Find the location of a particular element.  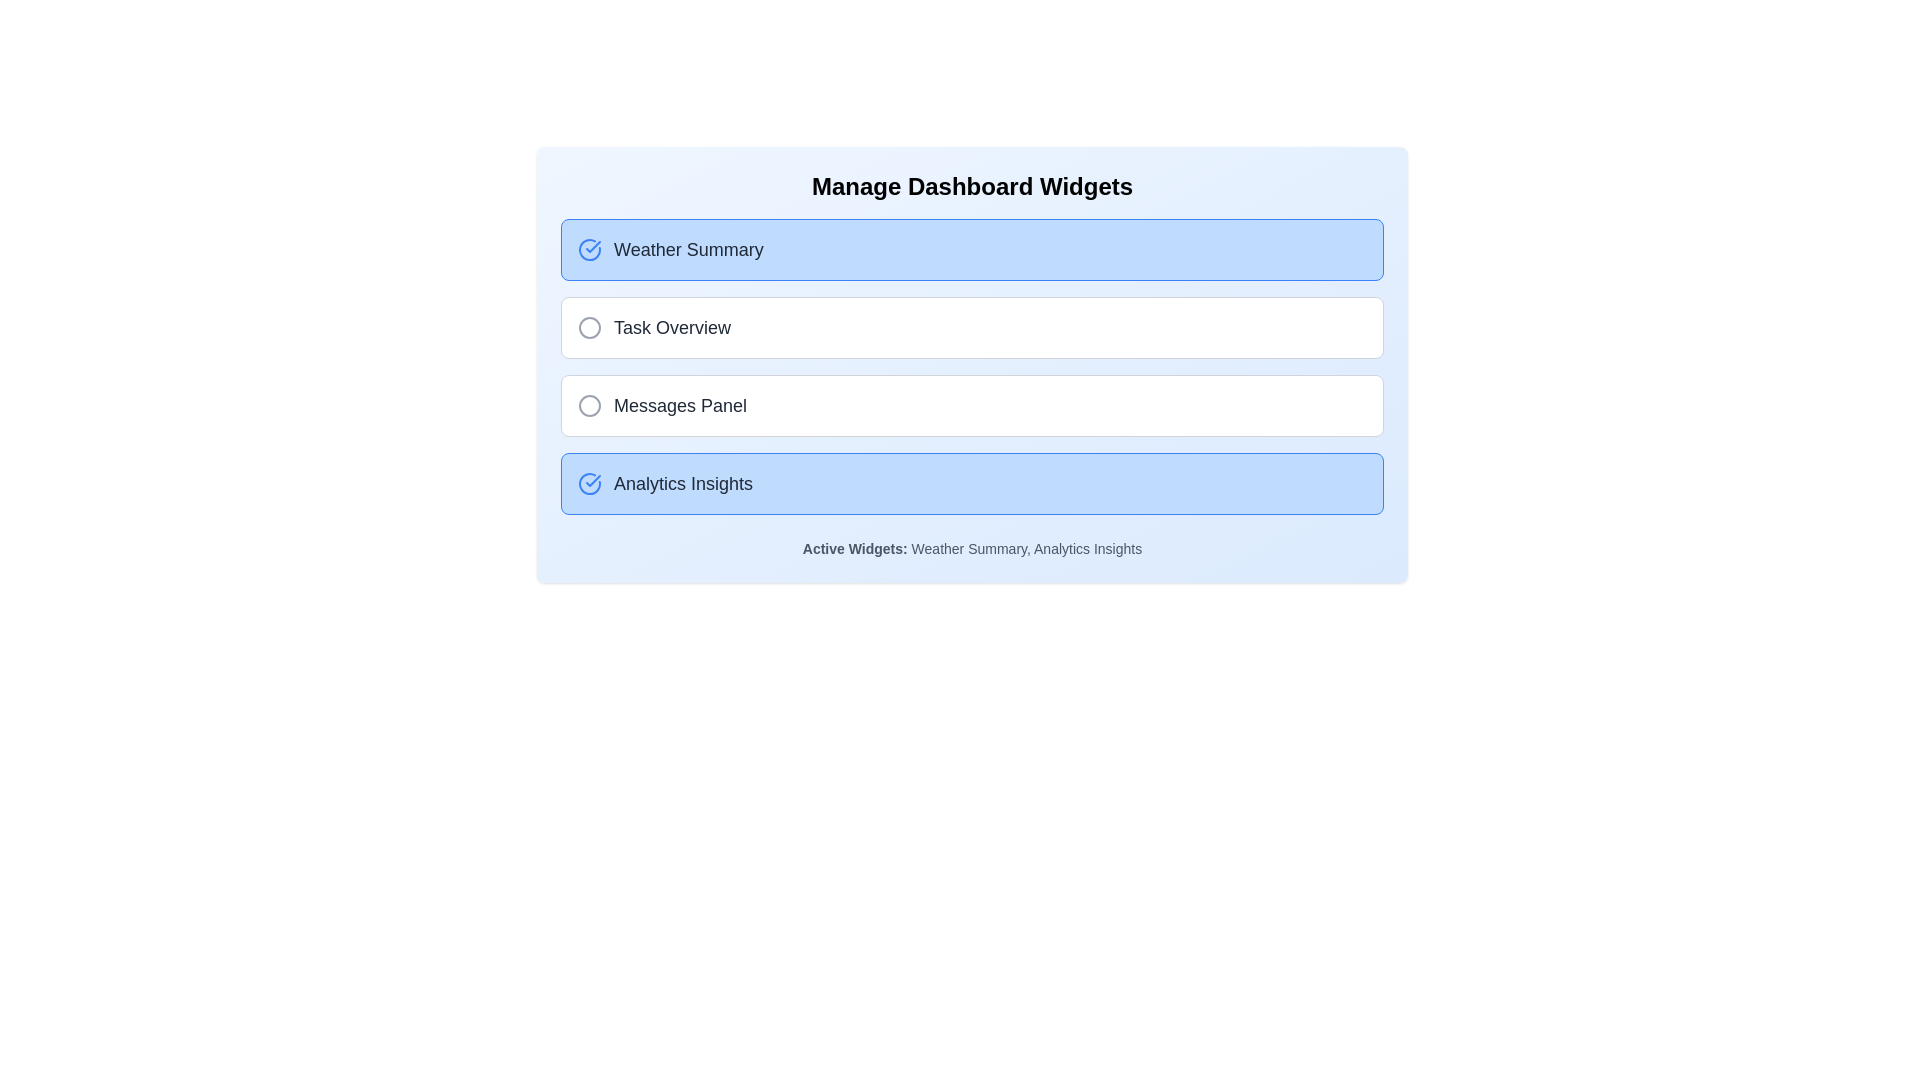

the checkmark icon indicating that the 'Analytics Insights' option has been selected, located inside the blue rectangular selection box to the left of the text 'Analytics Insights' is located at coordinates (592, 245).